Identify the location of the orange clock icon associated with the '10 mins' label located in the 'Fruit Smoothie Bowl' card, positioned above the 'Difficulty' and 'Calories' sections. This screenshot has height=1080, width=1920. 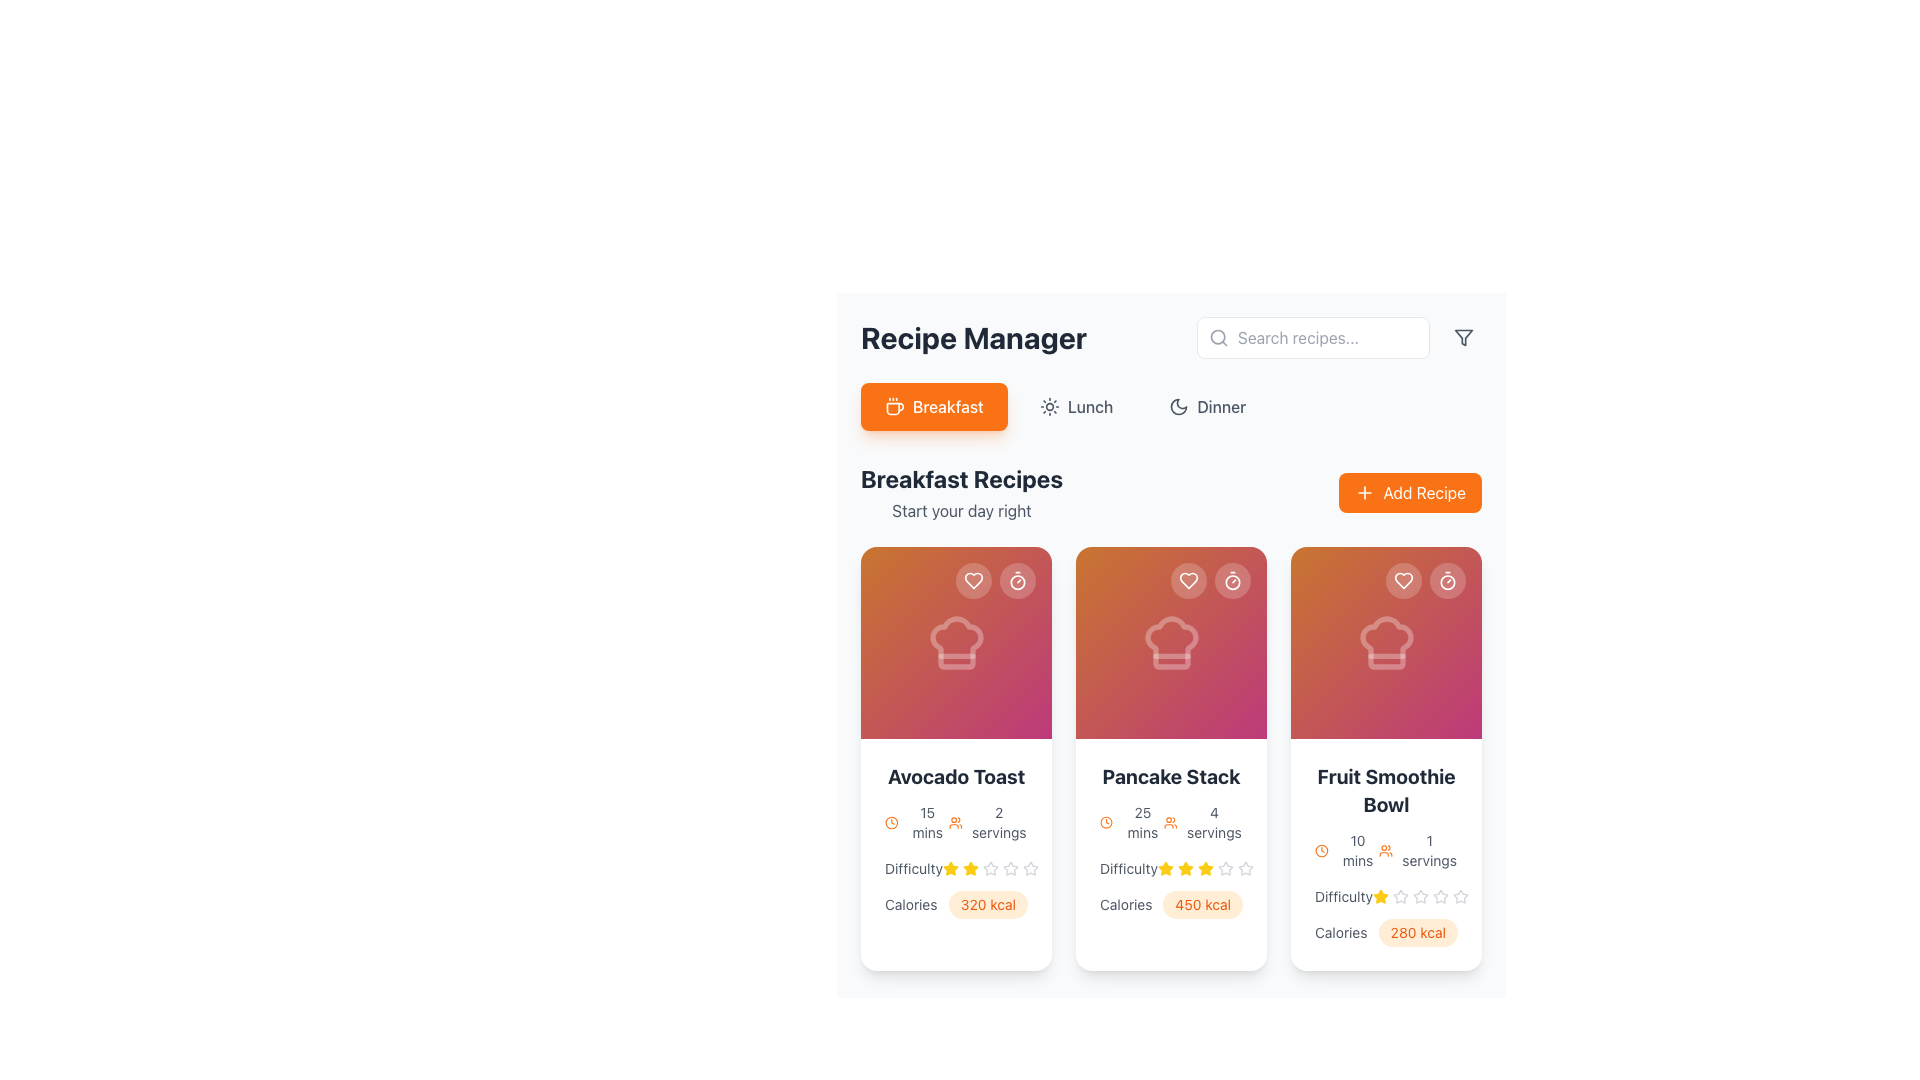
(1347, 851).